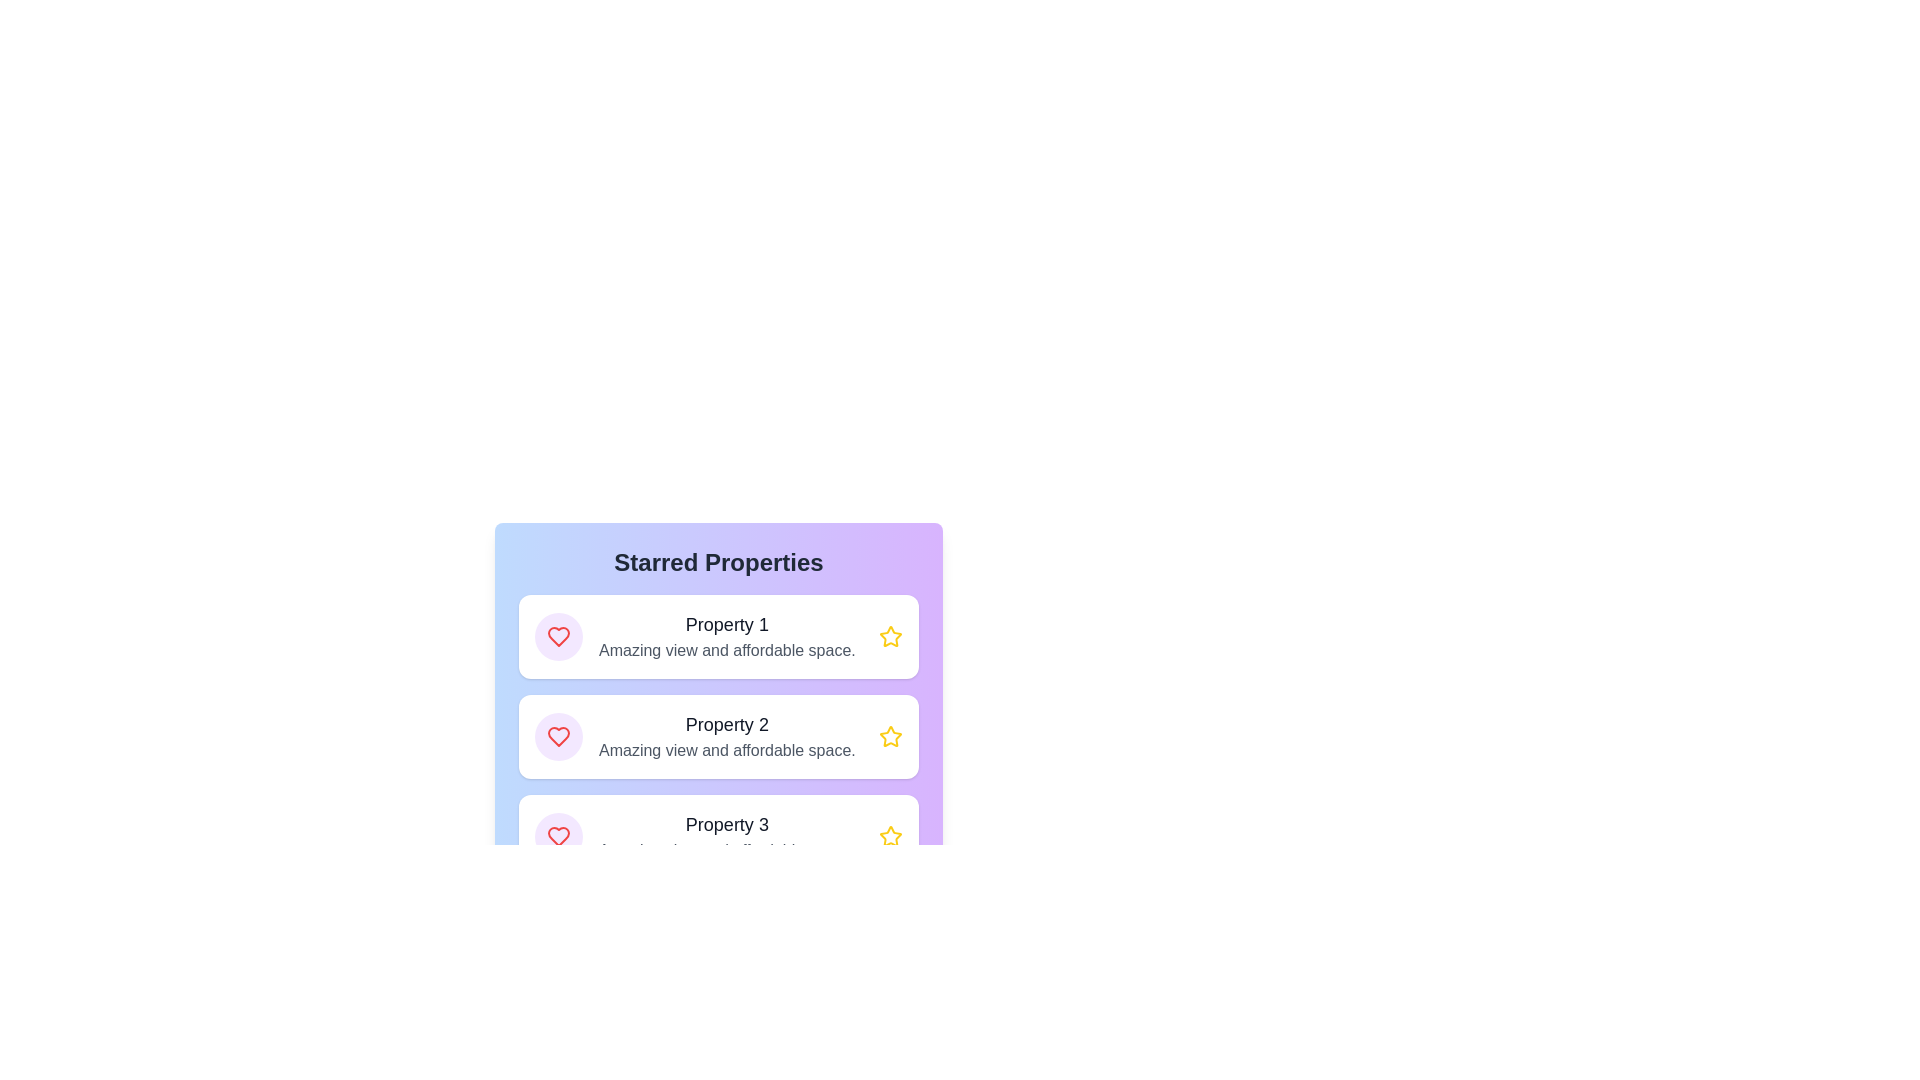  I want to click on the first list item titled 'Property 1' with the description 'Amazing view and affordable space,' which features a circular purple icon with a red heart, so click(695, 636).